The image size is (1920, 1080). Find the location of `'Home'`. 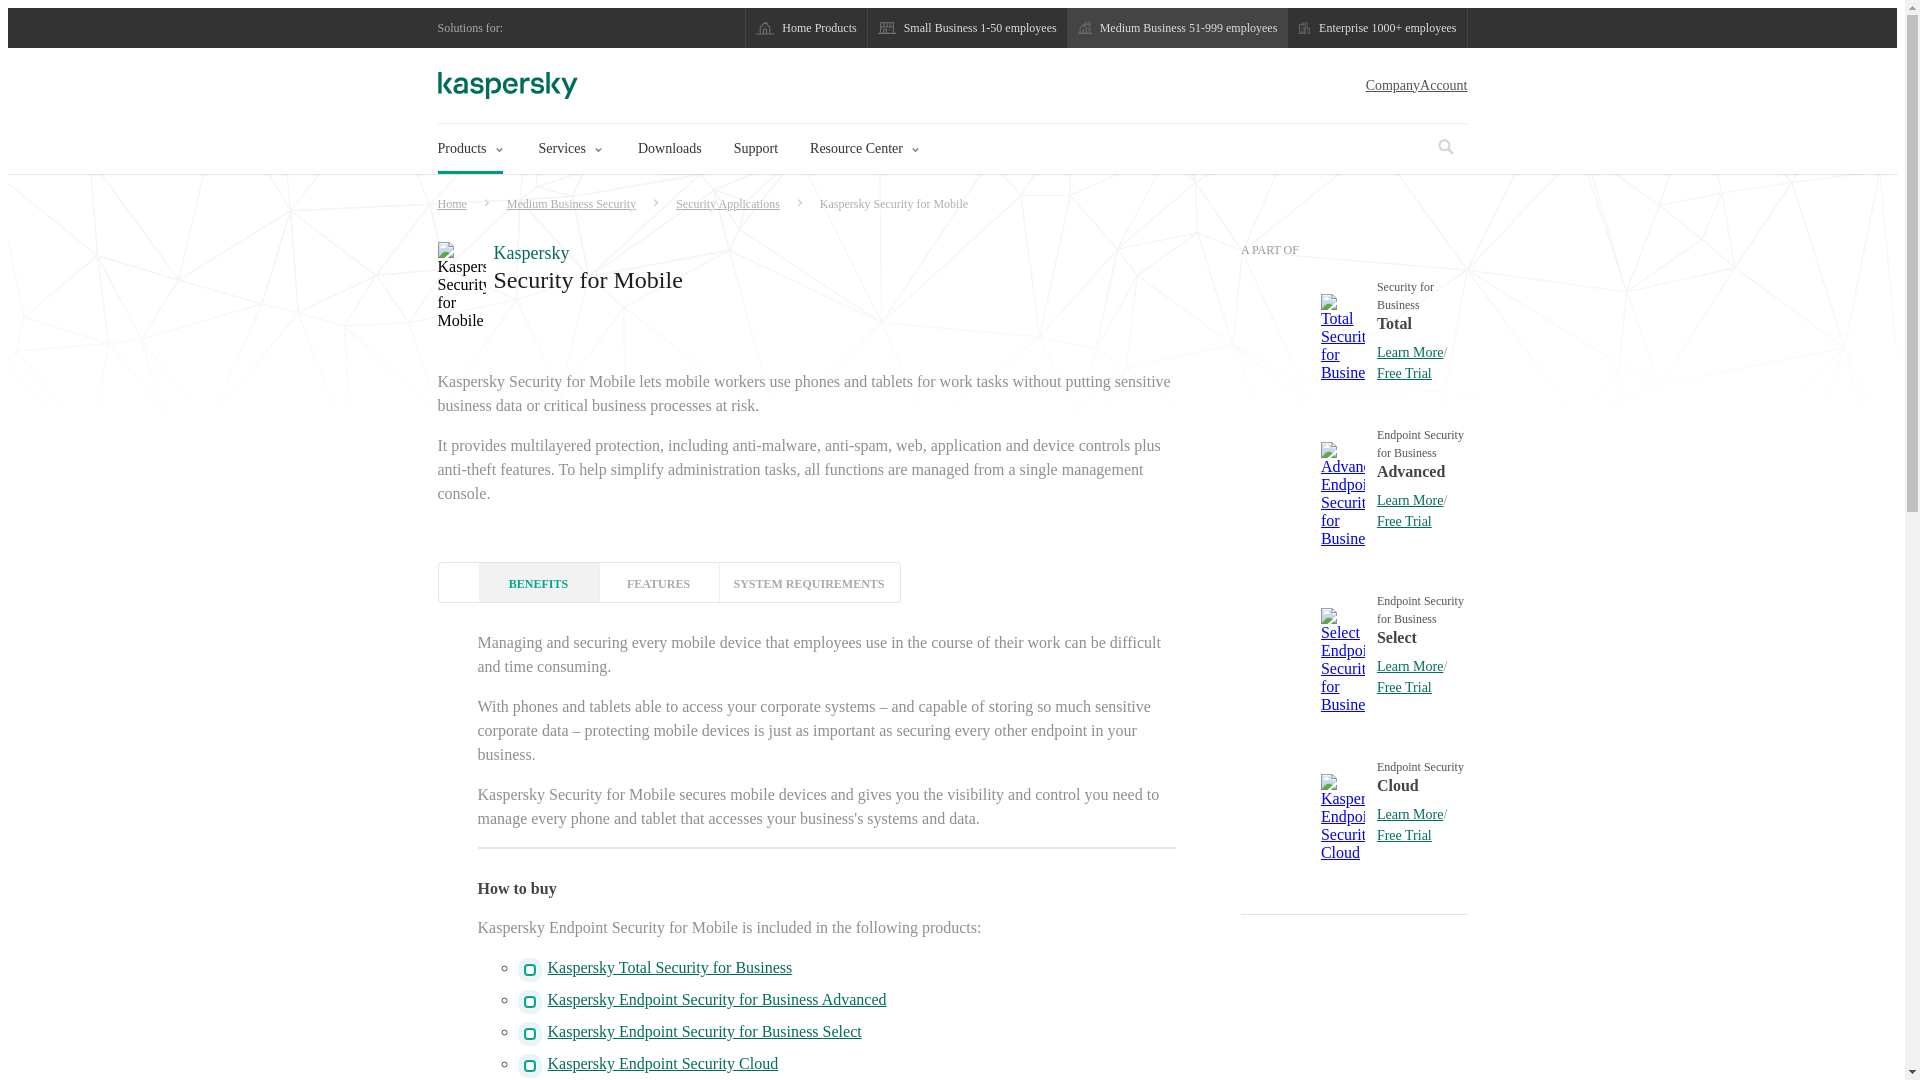

'Home' is located at coordinates (451, 203).